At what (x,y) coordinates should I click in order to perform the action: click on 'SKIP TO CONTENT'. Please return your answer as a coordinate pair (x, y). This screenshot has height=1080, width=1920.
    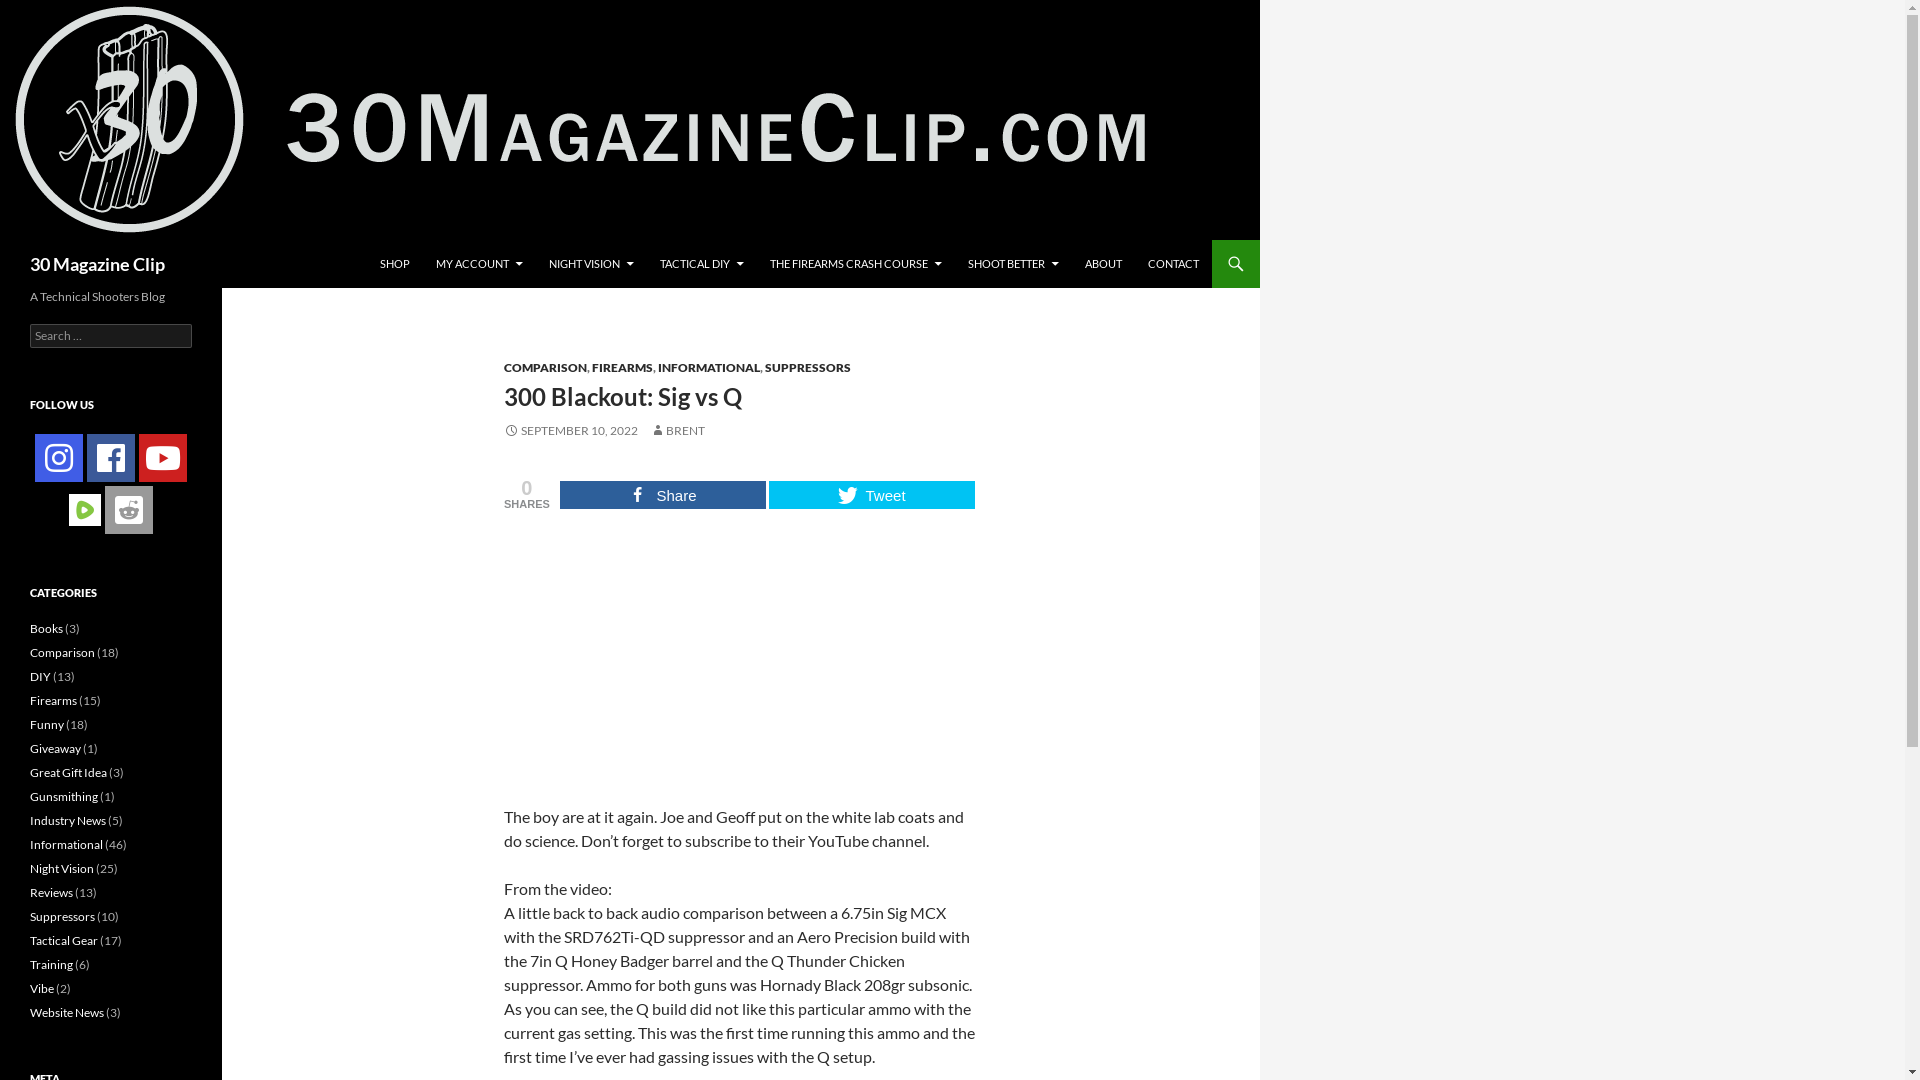
    Looking at the image, I should click on (366, 238).